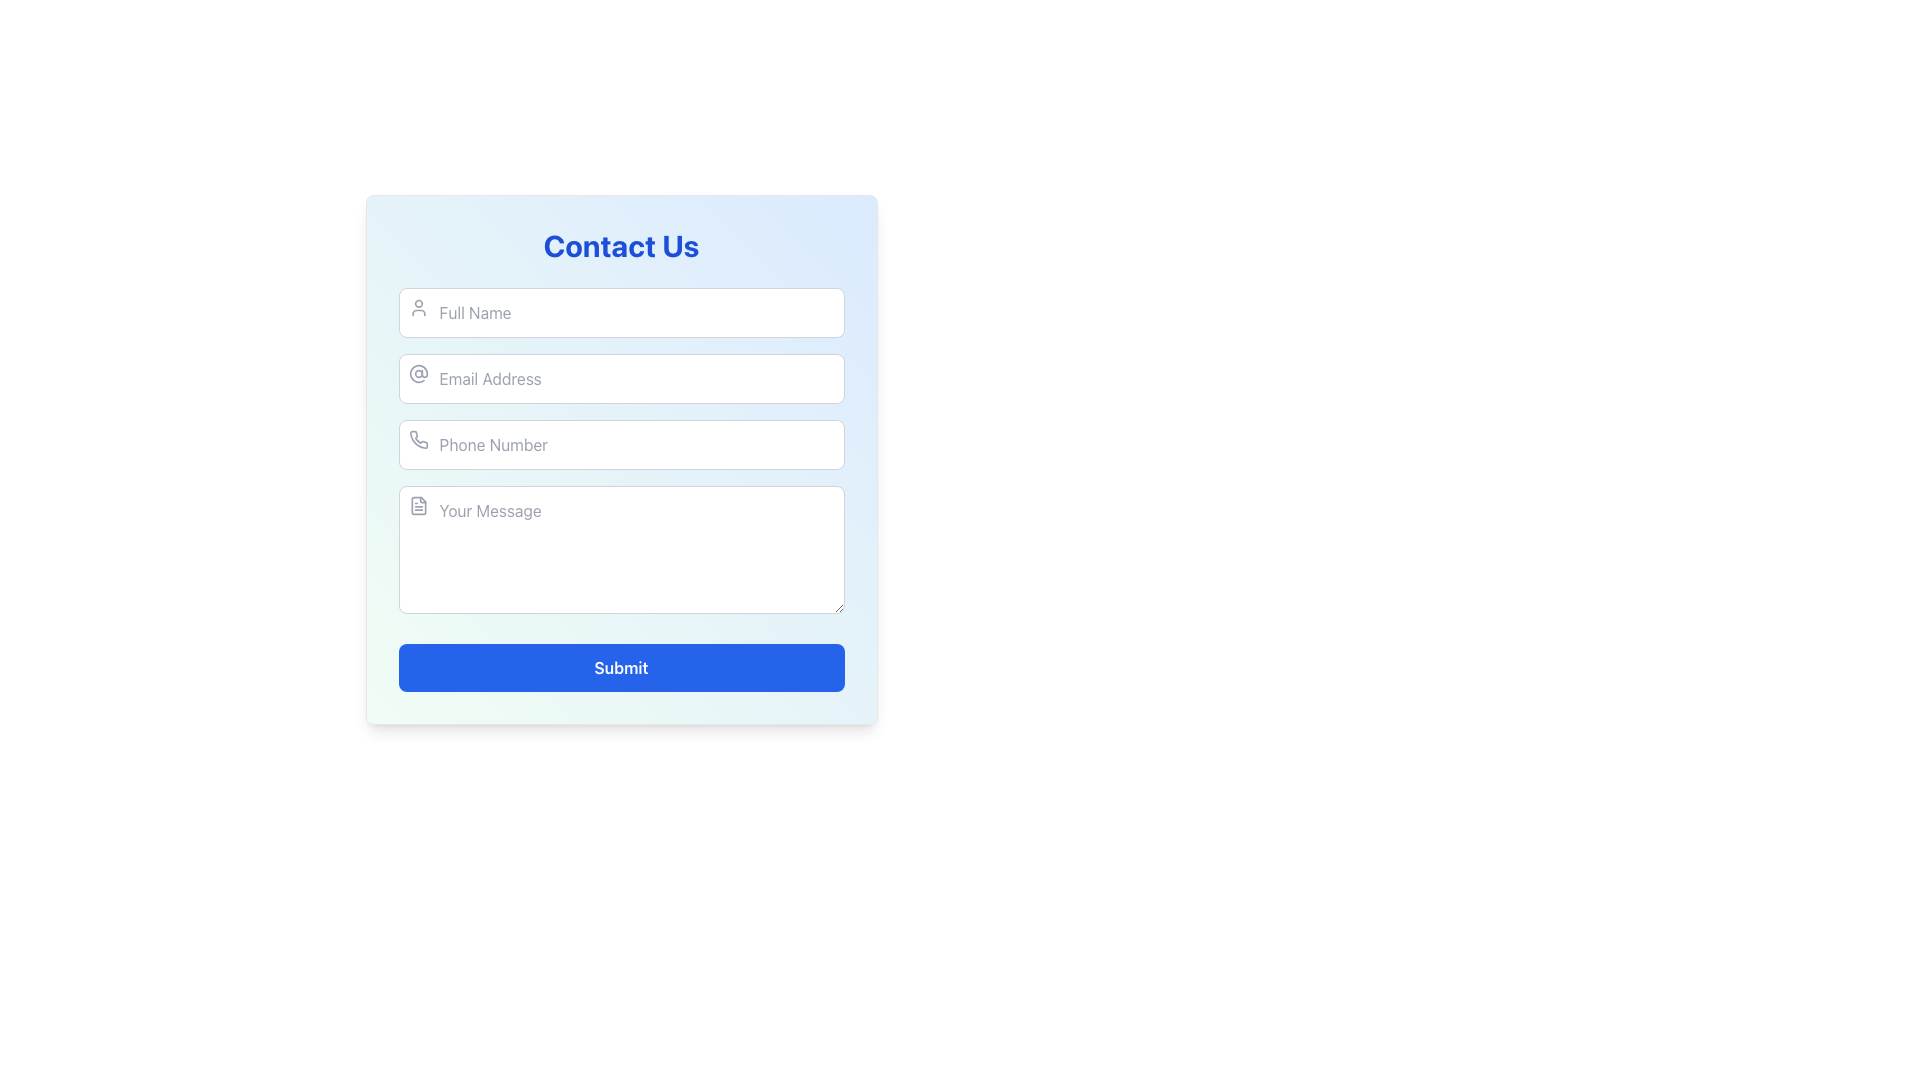  I want to click on the phone receiver icon, which is an SVG graphic representation styled with a rounded outline, located to the left of the 'Phone Number' text input field in the 'Contact Us' form, so click(417, 438).